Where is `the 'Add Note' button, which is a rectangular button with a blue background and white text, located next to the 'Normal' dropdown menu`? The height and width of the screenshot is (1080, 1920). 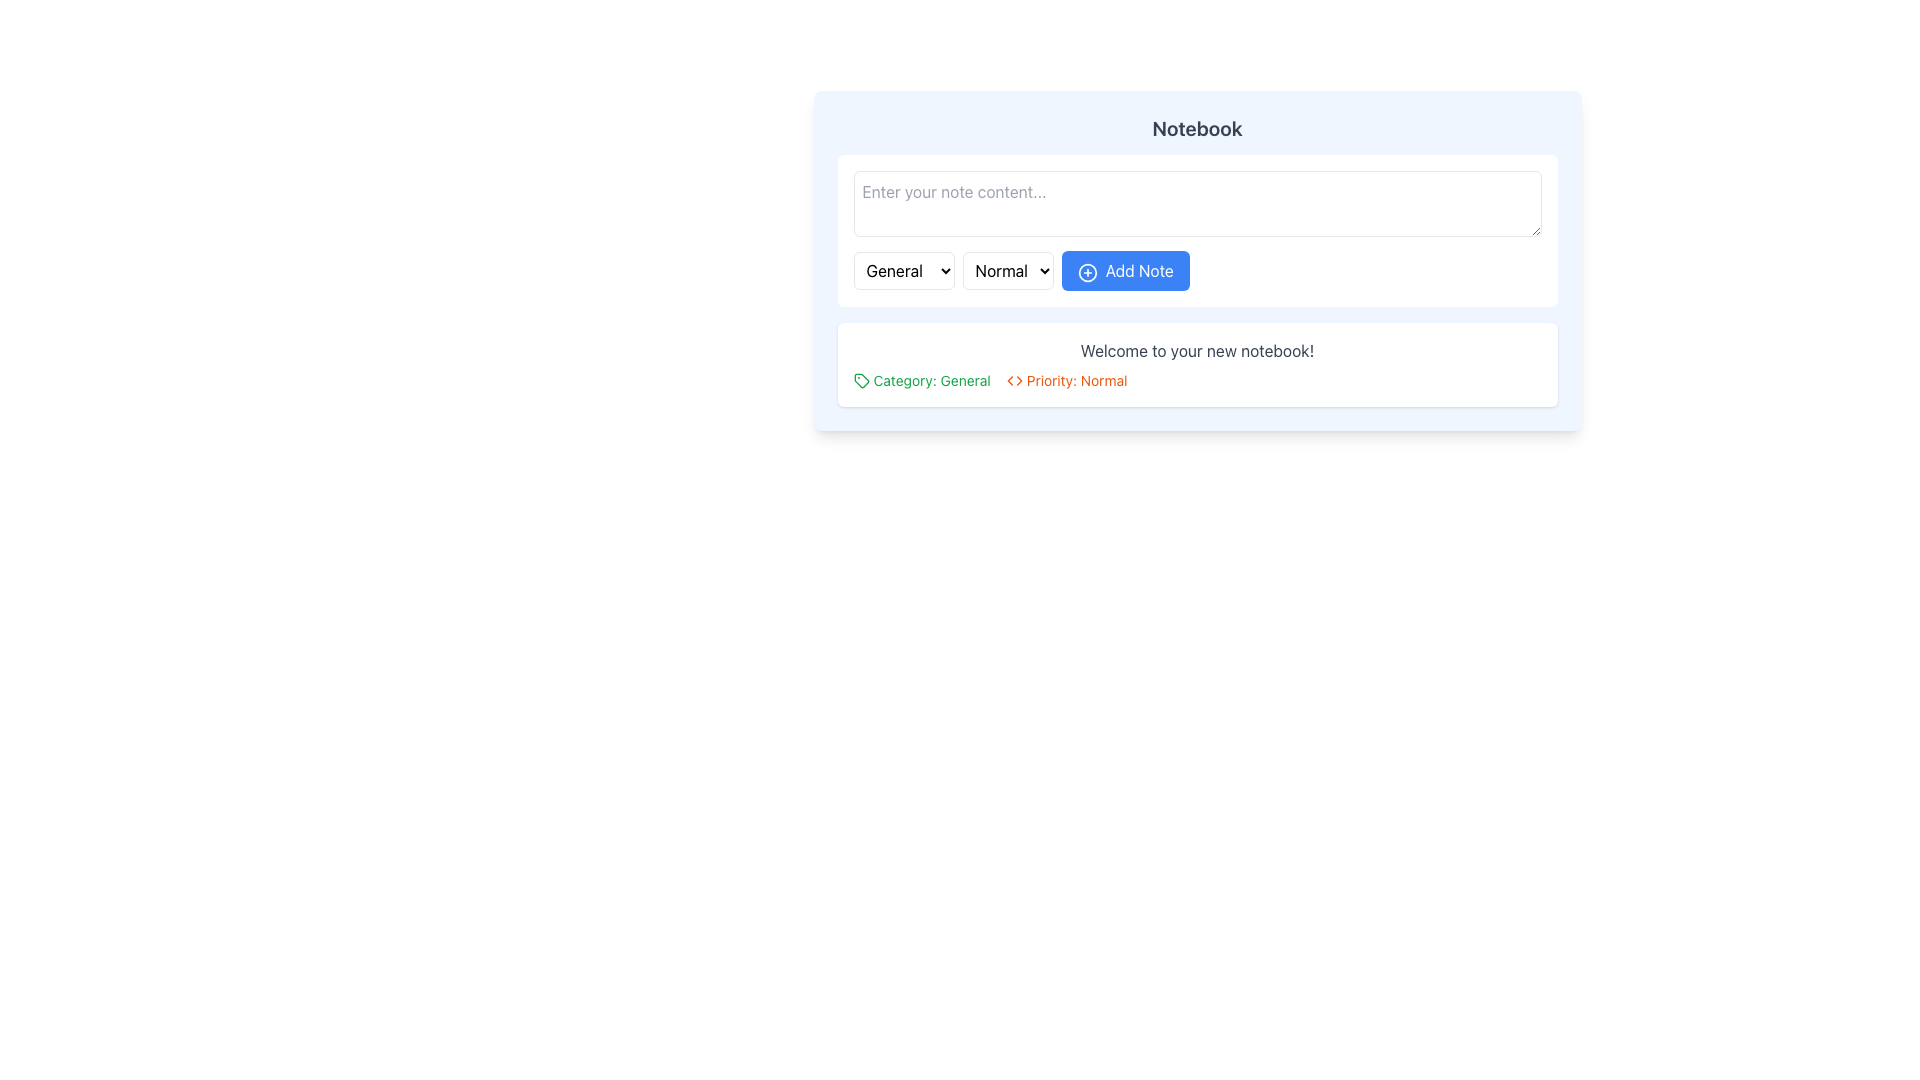
the 'Add Note' button, which is a rectangular button with a blue background and white text, located next to the 'Normal' dropdown menu is located at coordinates (1125, 270).